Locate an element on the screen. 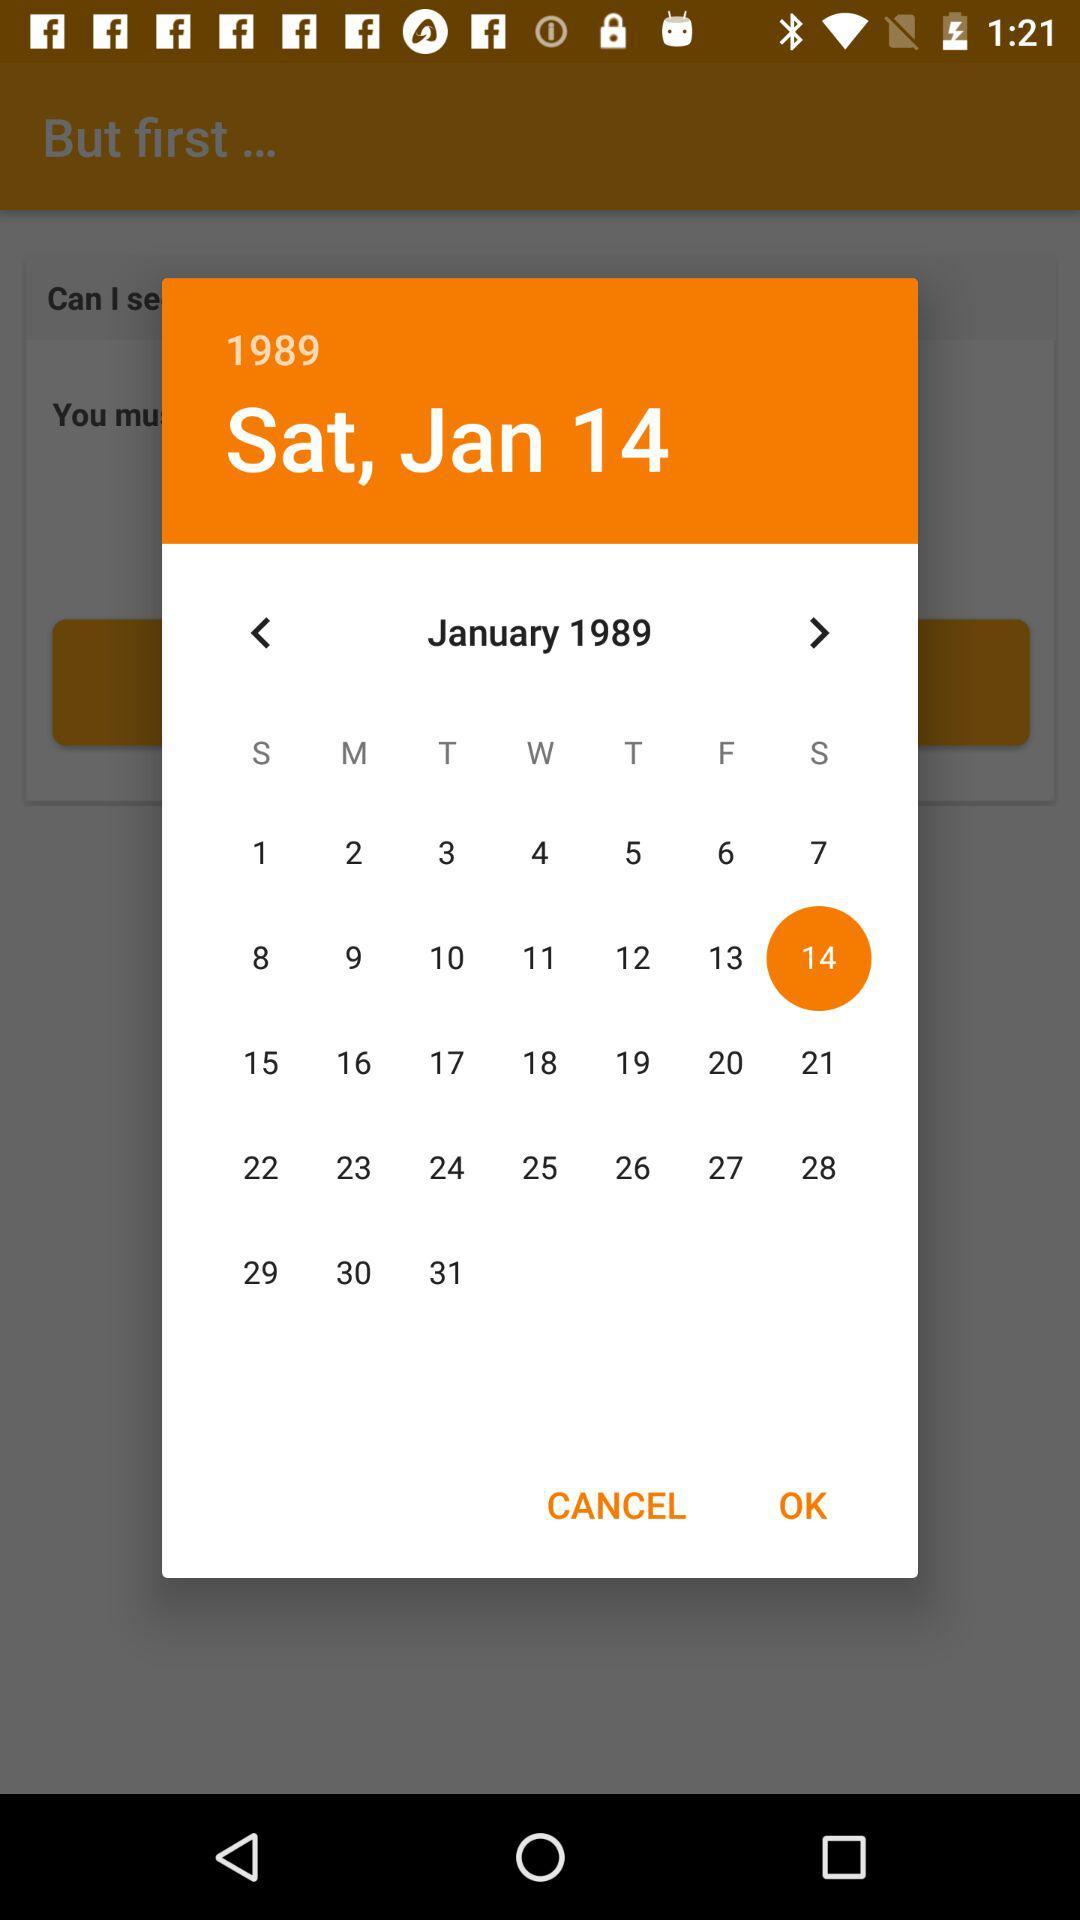 The height and width of the screenshot is (1920, 1080). the item at the bottom right corner is located at coordinates (801, 1504).